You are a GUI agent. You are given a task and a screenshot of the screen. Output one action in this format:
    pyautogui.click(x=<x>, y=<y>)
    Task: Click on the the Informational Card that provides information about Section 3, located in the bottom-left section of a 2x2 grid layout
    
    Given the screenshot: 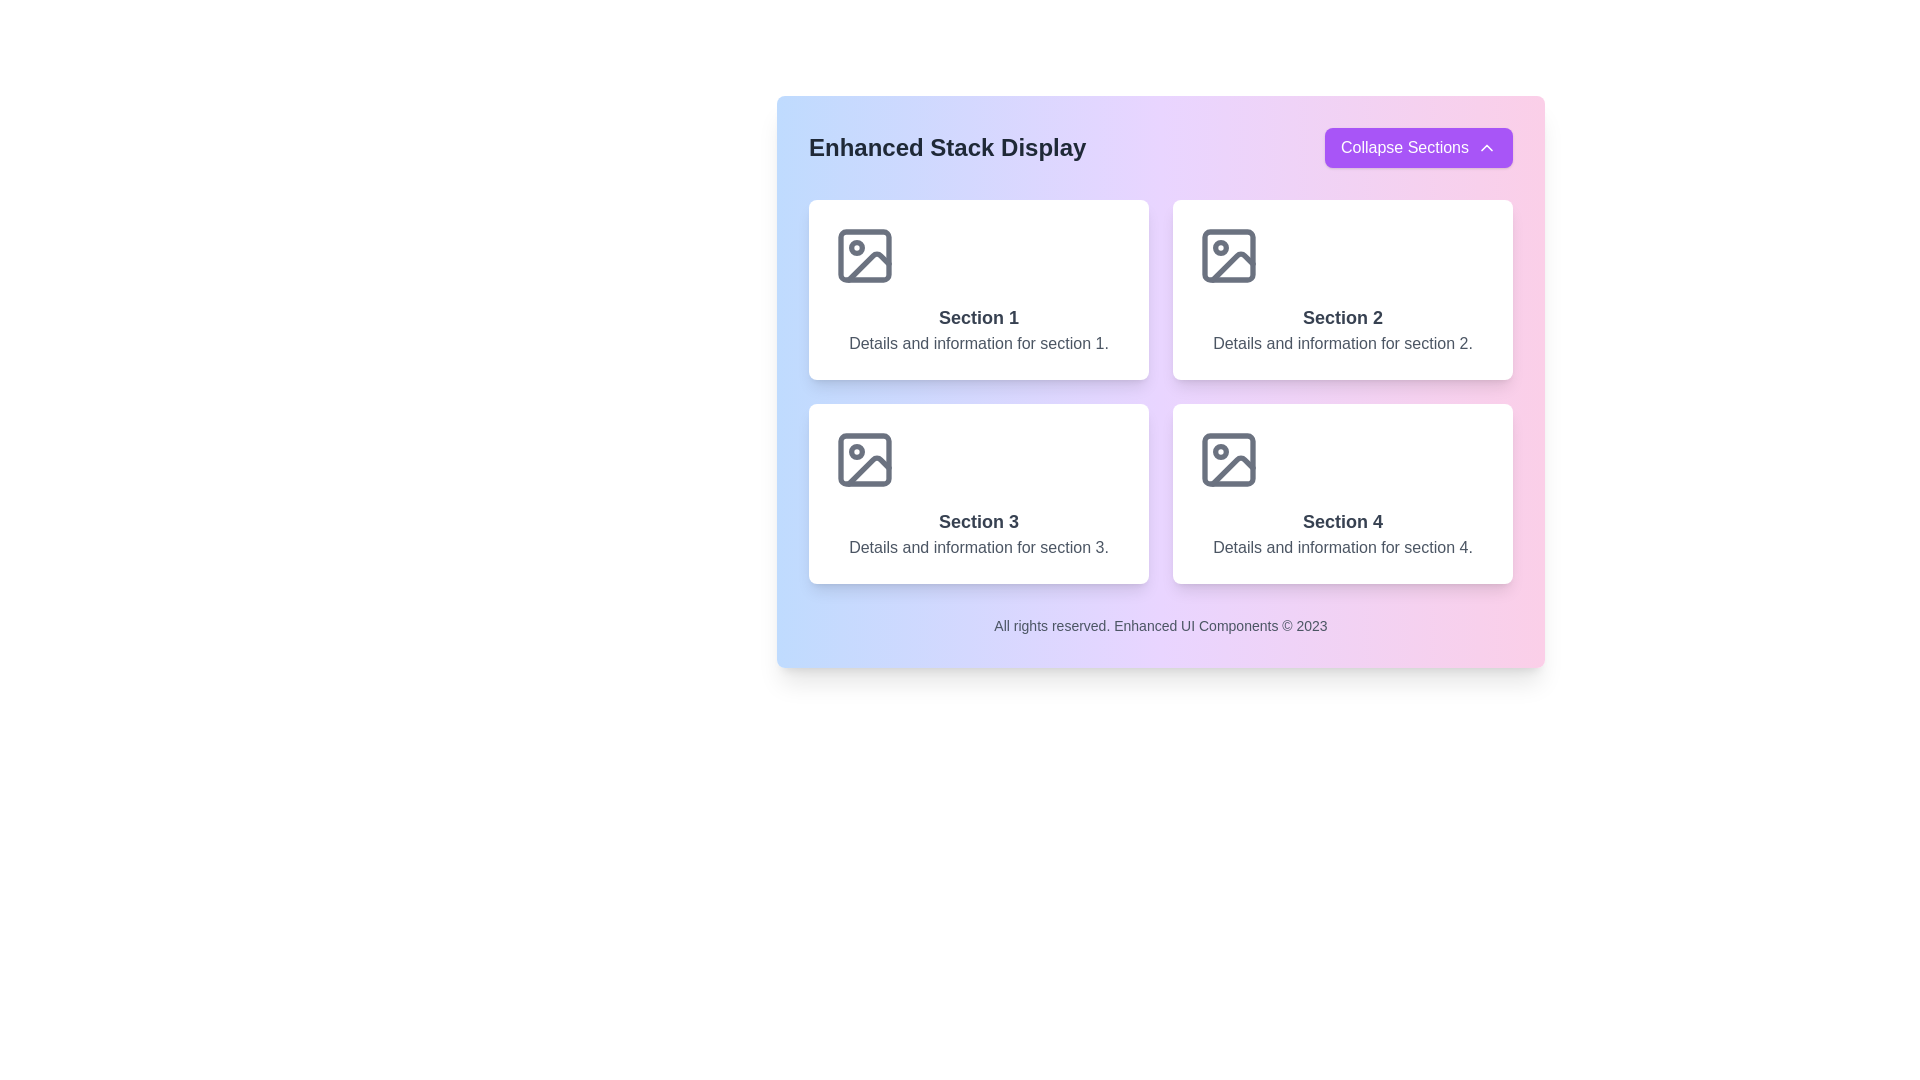 What is the action you would take?
    pyautogui.click(x=979, y=493)
    